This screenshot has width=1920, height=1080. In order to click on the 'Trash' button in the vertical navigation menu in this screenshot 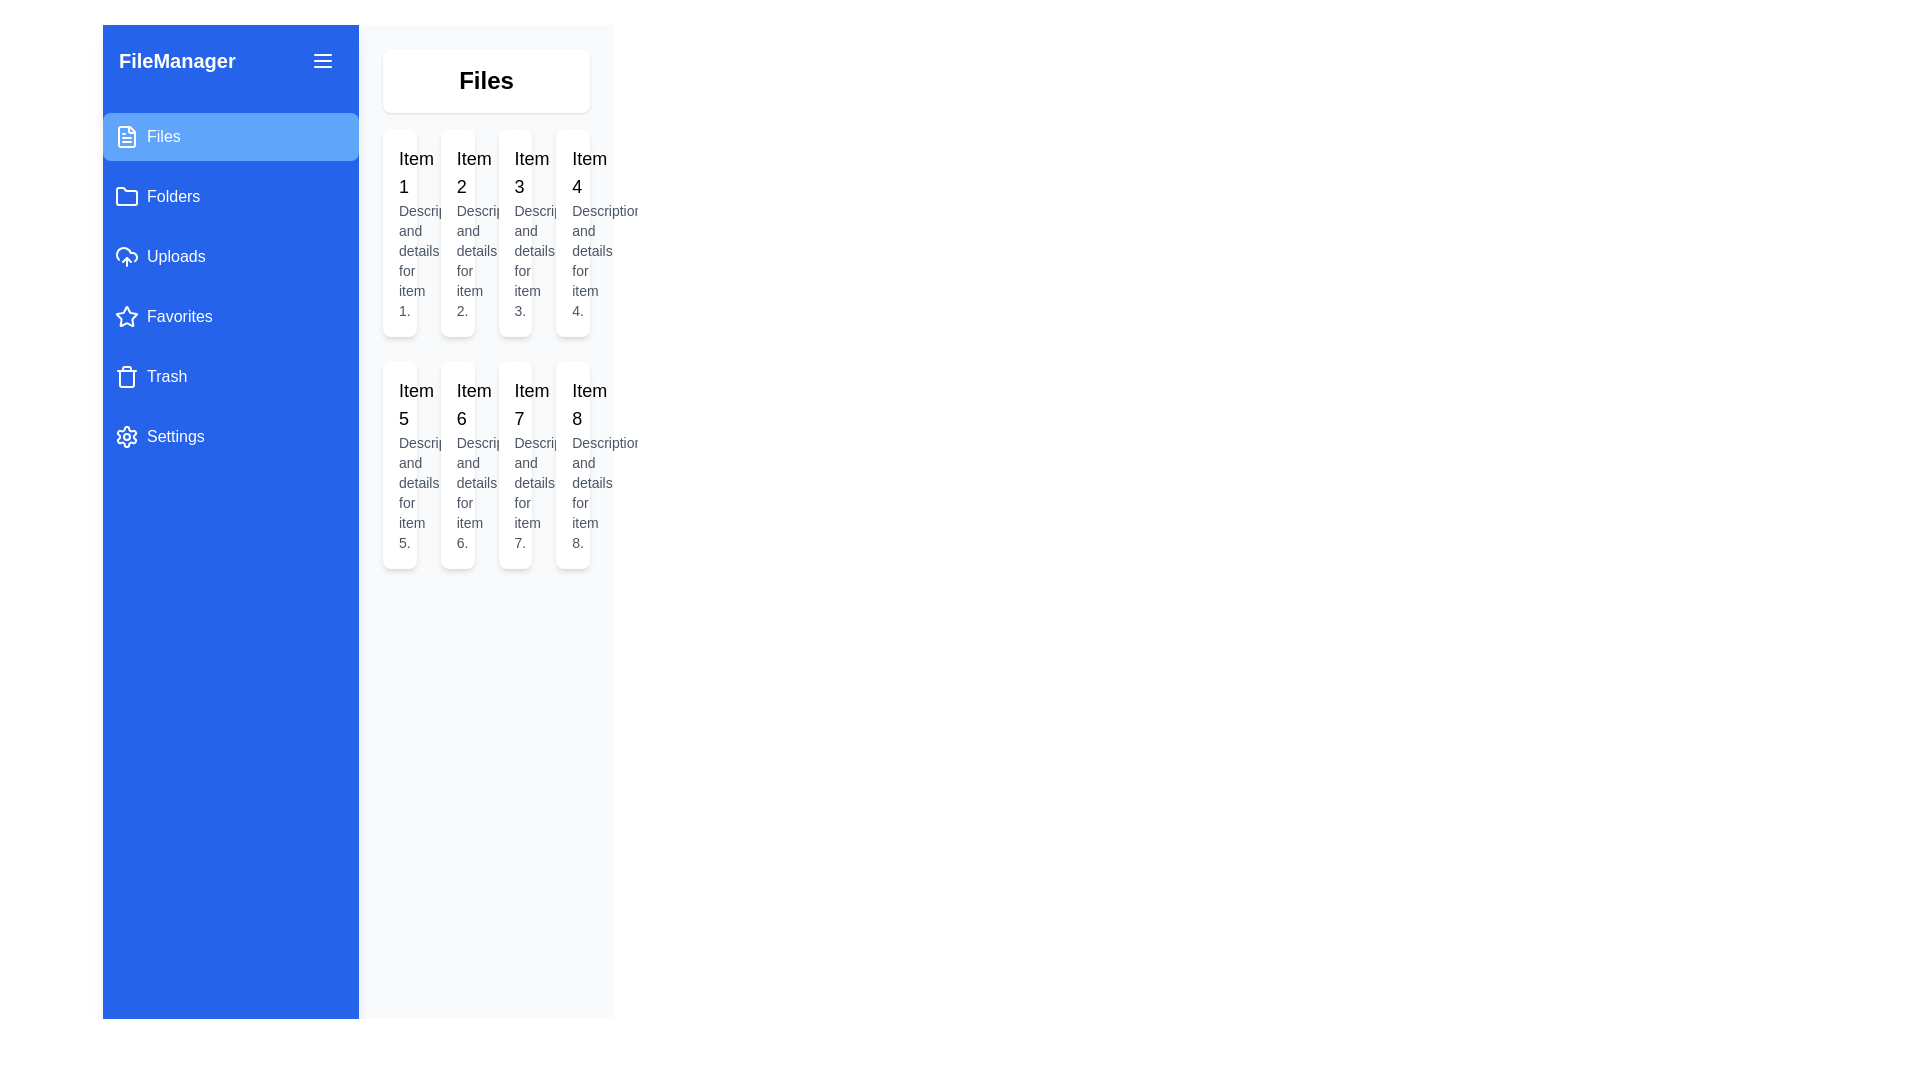, I will do `click(230, 377)`.